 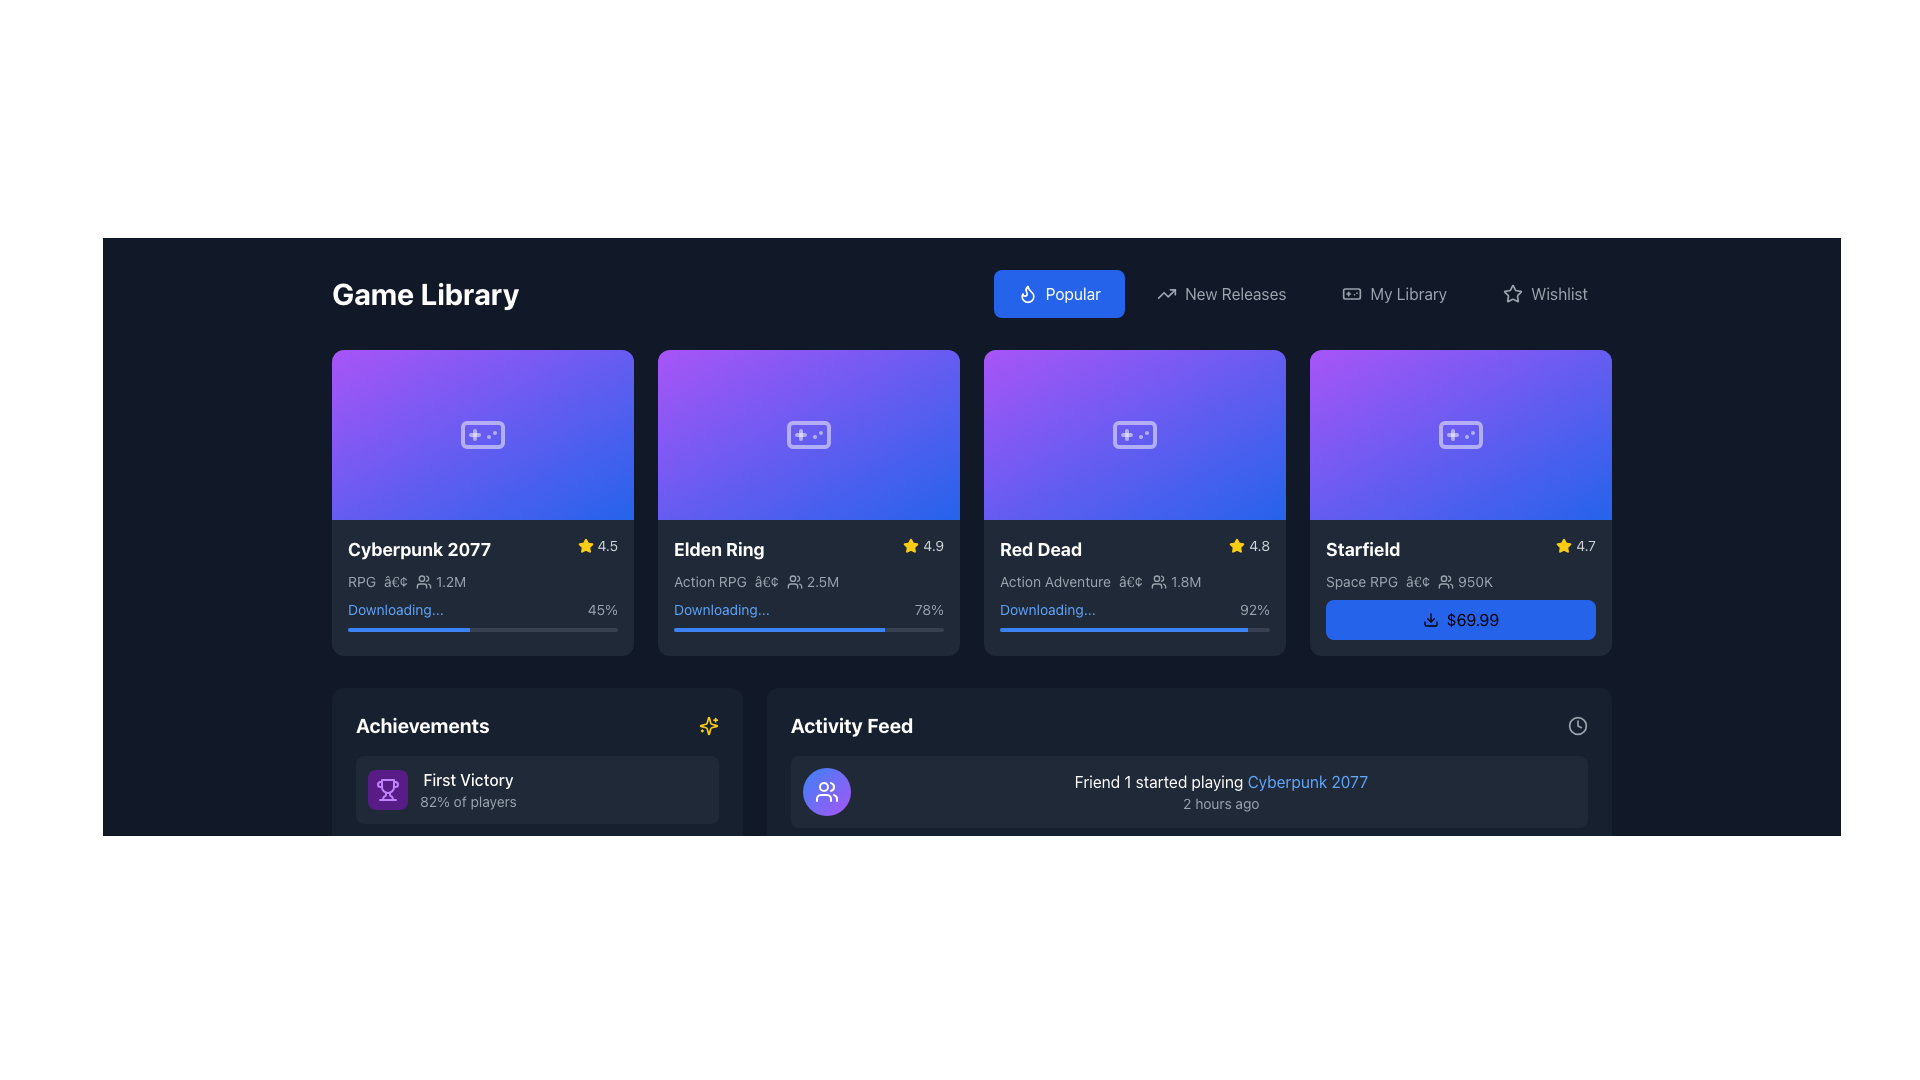 I want to click on the user metrics icon, which is a group of people icon located to the left of the text '950K' in the 'Starfield' card of the 'Game Library' section, so click(x=1446, y=581).